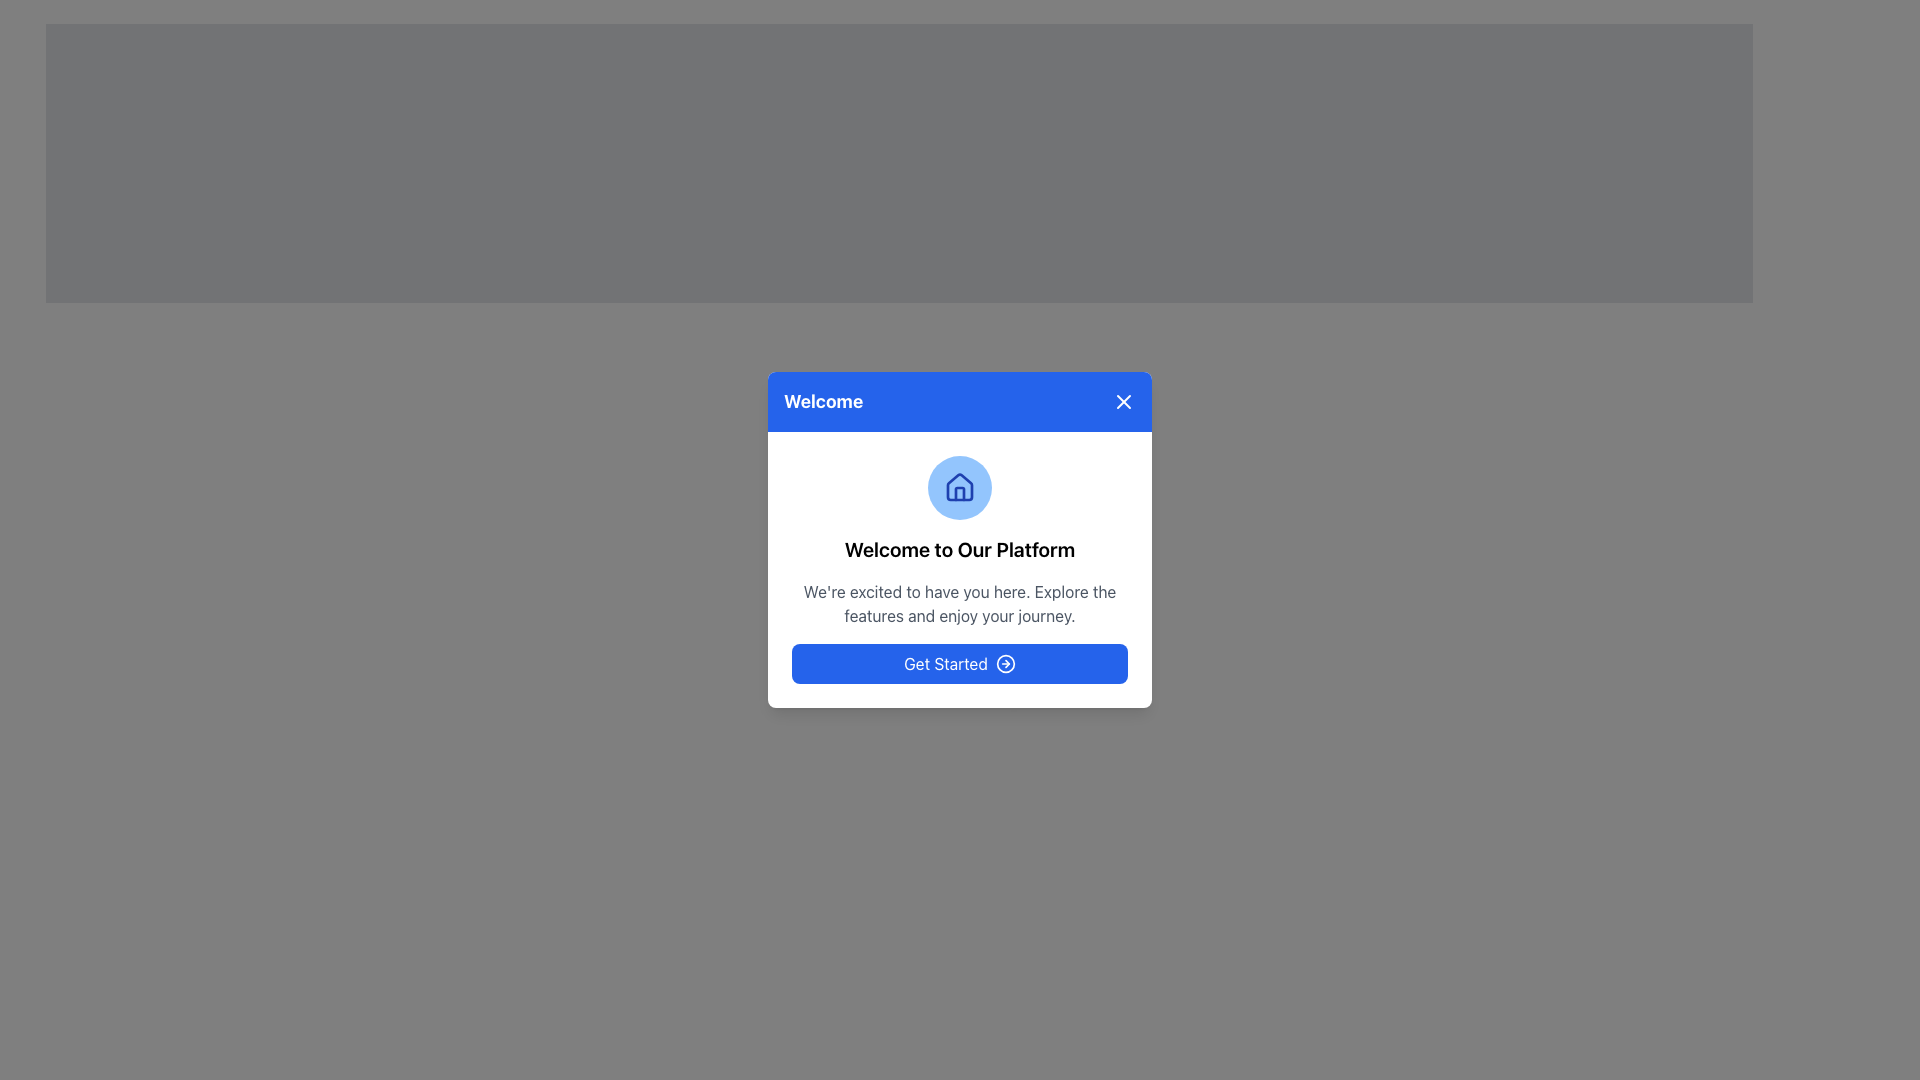  What do you see at coordinates (960, 493) in the screenshot?
I see `the blue house-shaped icon in the center of the vertical rectangle, which is part of an SVG element in the middle of the dialog box` at bounding box center [960, 493].